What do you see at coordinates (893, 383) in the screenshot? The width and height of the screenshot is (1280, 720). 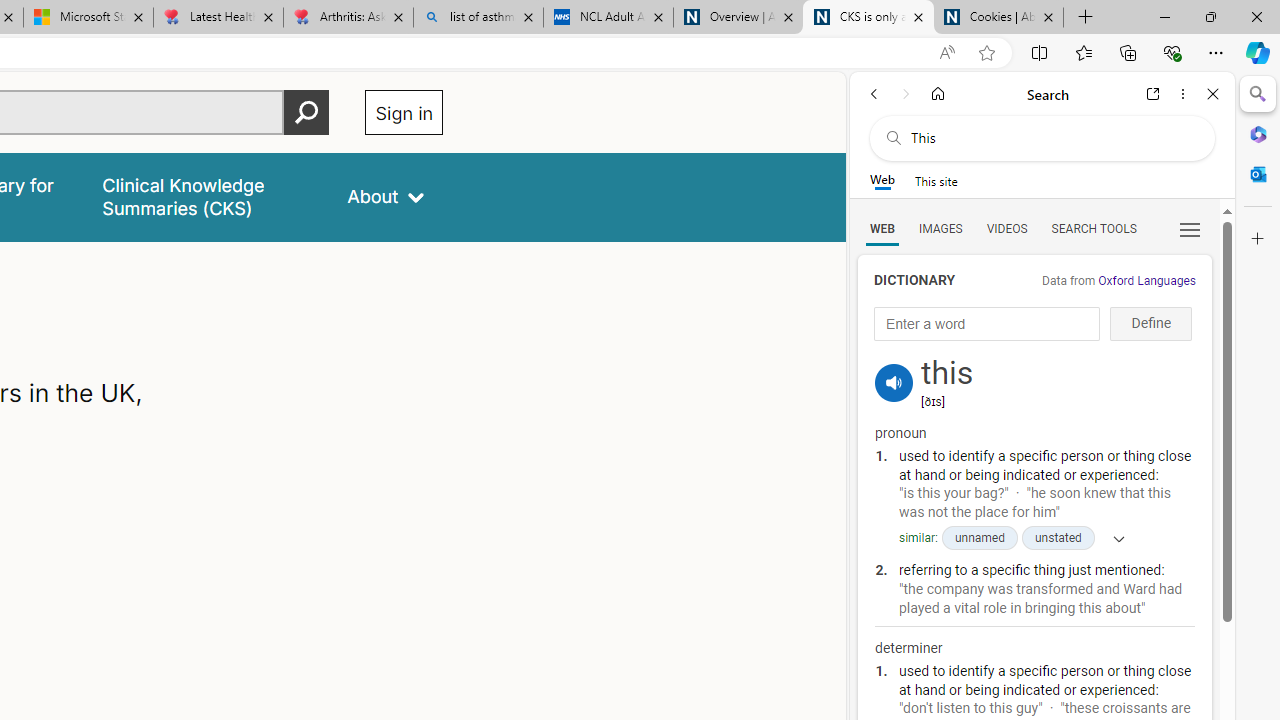 I see `'pronounce'` at bounding box center [893, 383].